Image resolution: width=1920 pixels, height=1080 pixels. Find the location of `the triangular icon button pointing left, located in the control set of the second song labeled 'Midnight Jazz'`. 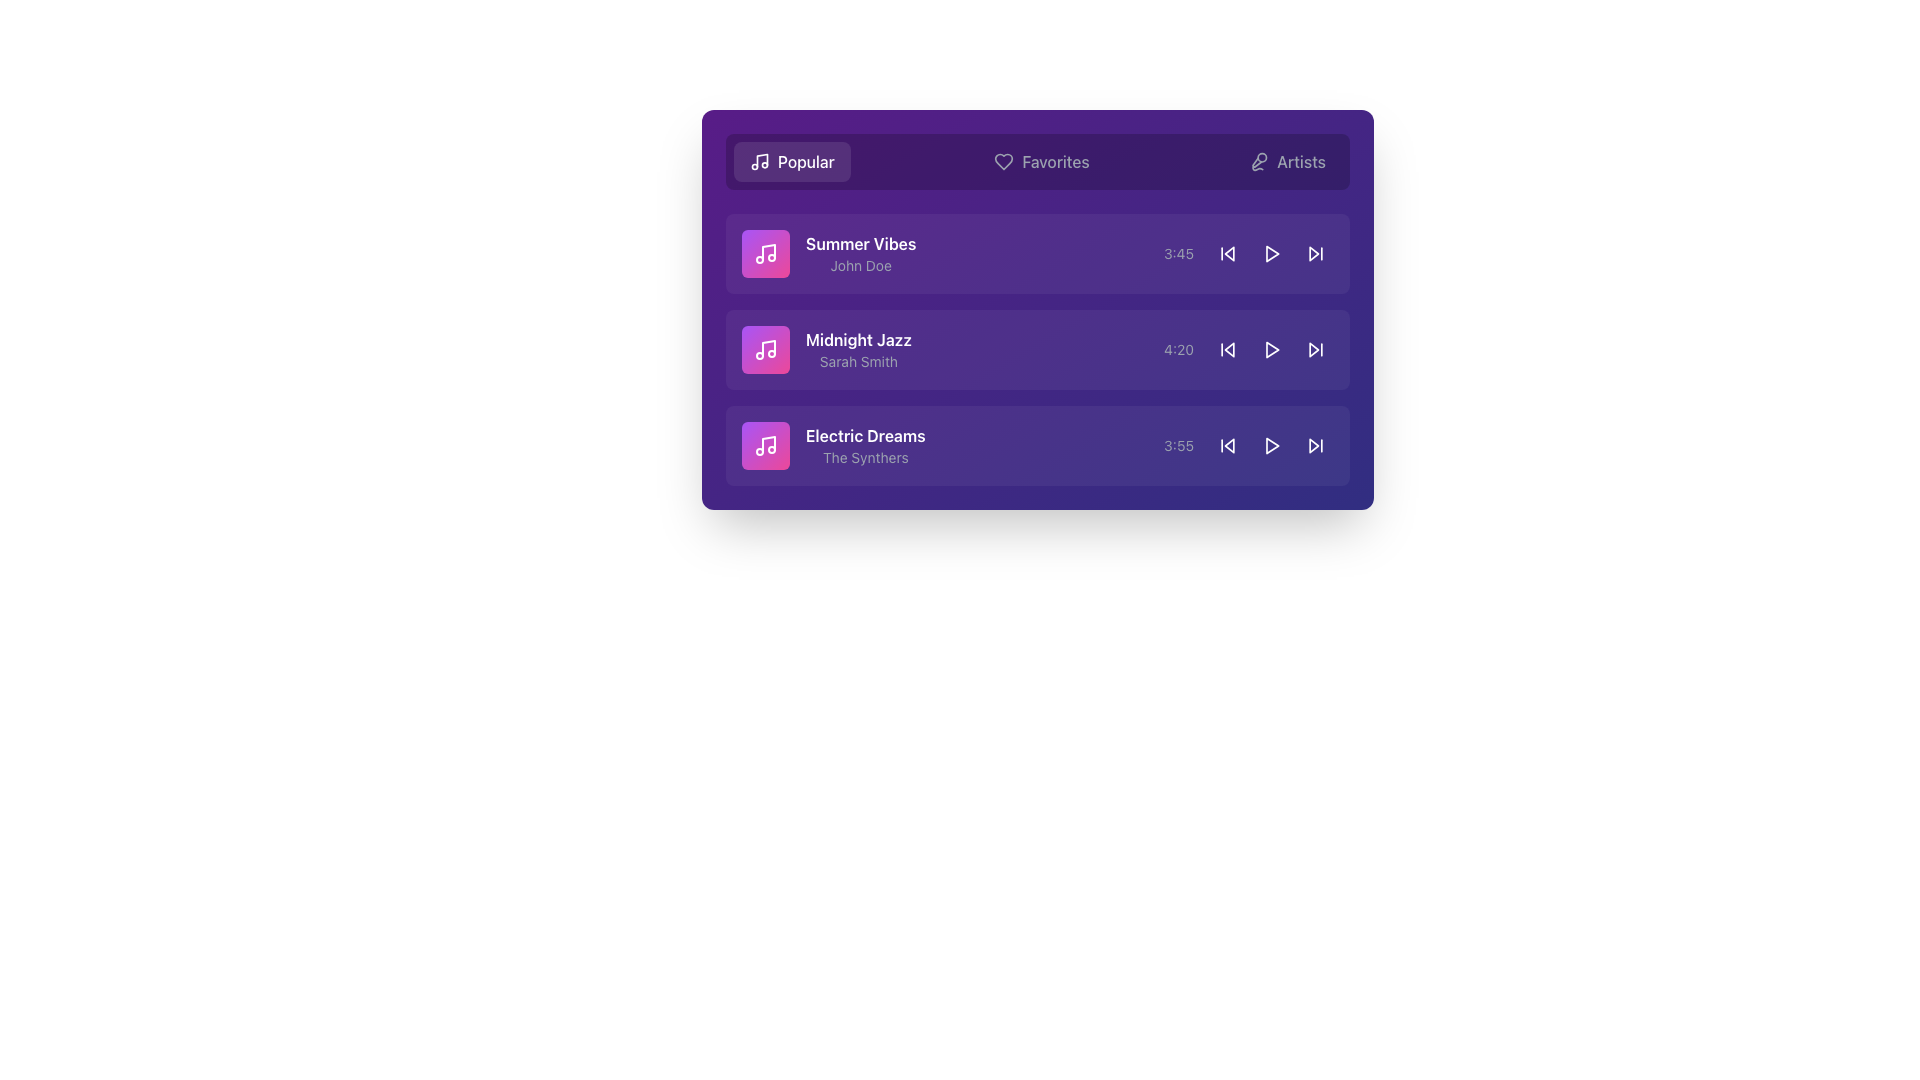

the triangular icon button pointing left, located in the control set of the second song labeled 'Midnight Jazz' is located at coordinates (1228, 349).